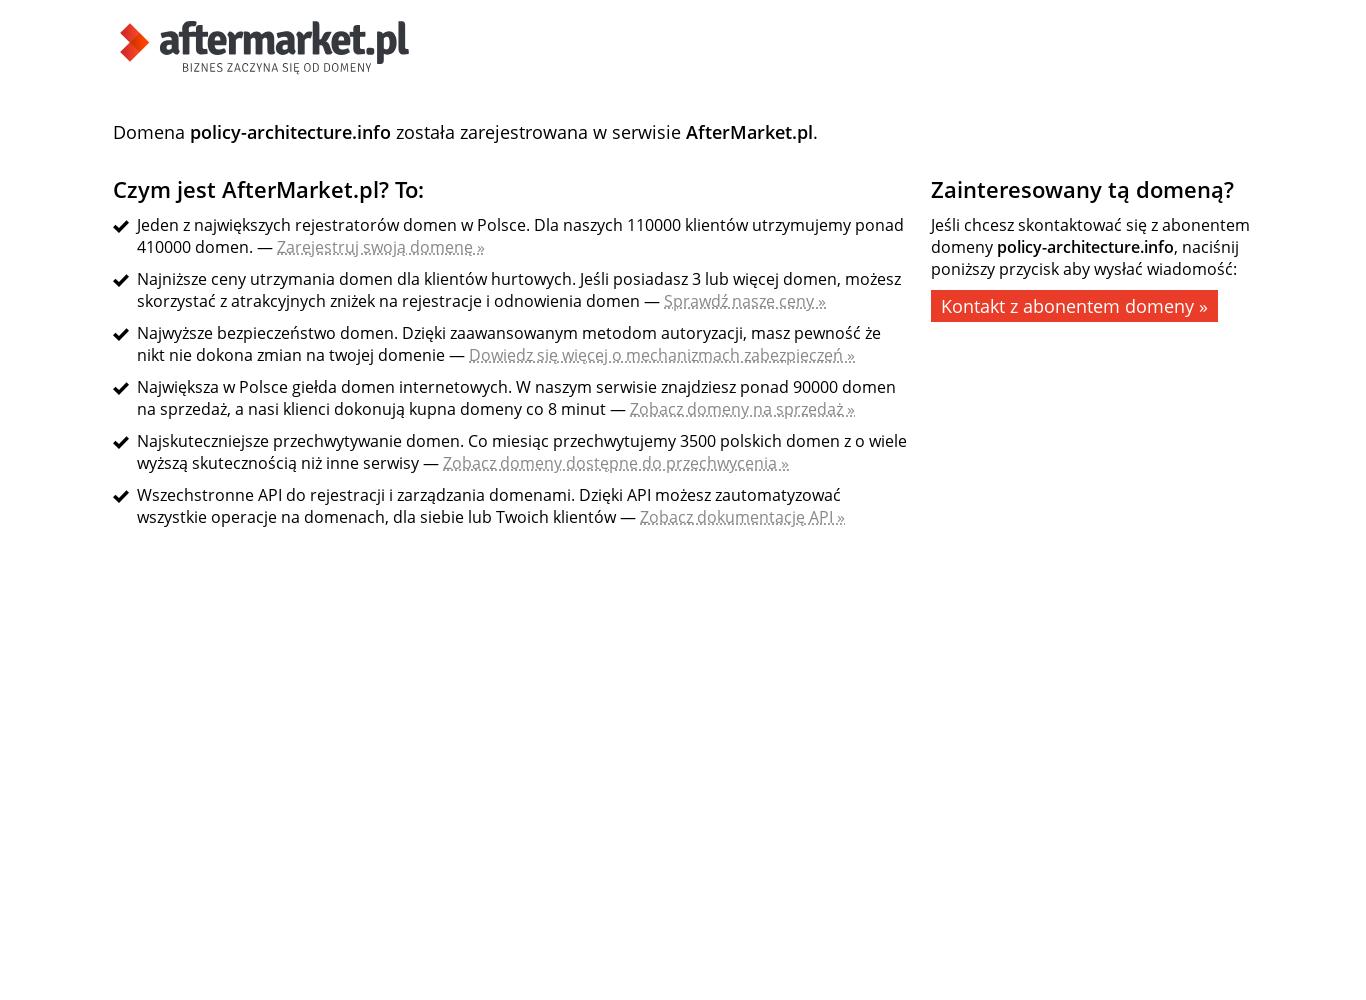 This screenshot has height=1000, width=1366. Describe the element at coordinates (1073, 306) in the screenshot. I see `'Kontakt z abonentem domeny »'` at that location.